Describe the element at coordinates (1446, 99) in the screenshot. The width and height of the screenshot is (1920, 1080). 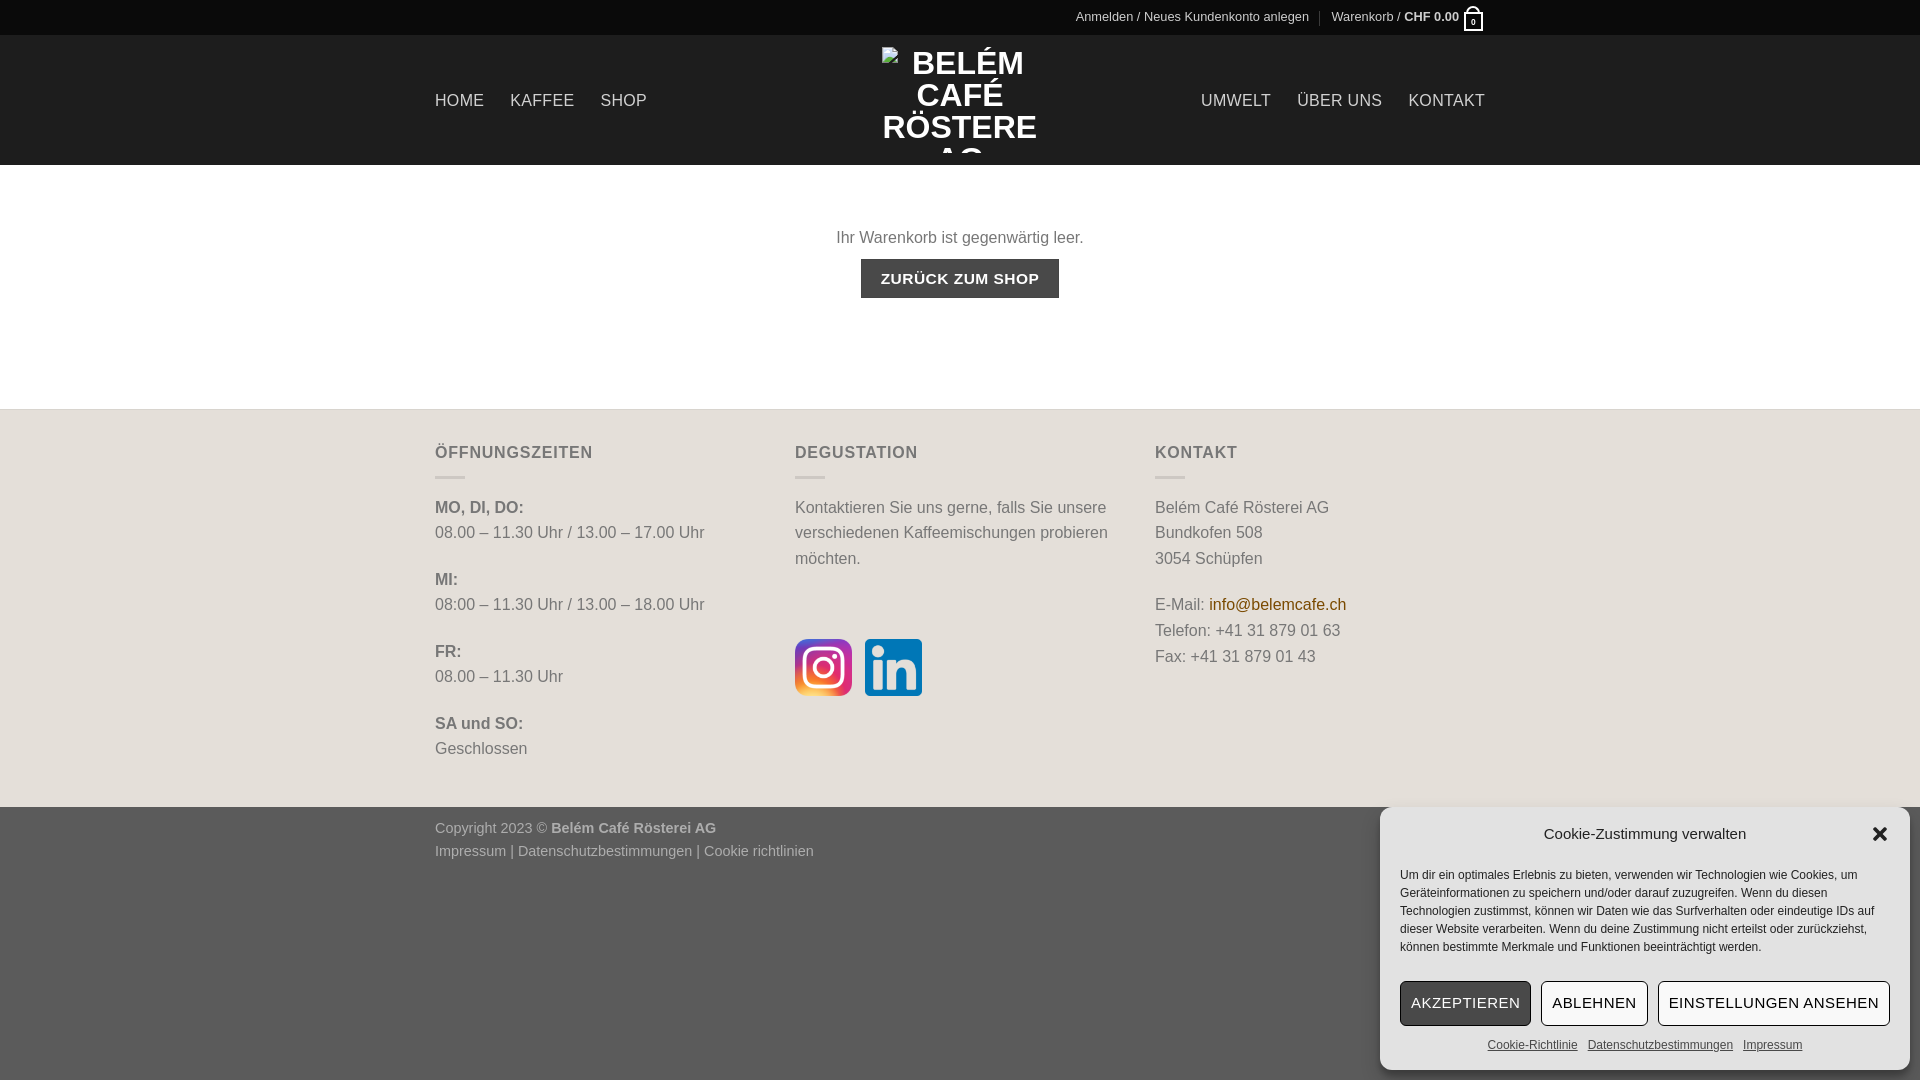
I see `'KONTAKT'` at that location.